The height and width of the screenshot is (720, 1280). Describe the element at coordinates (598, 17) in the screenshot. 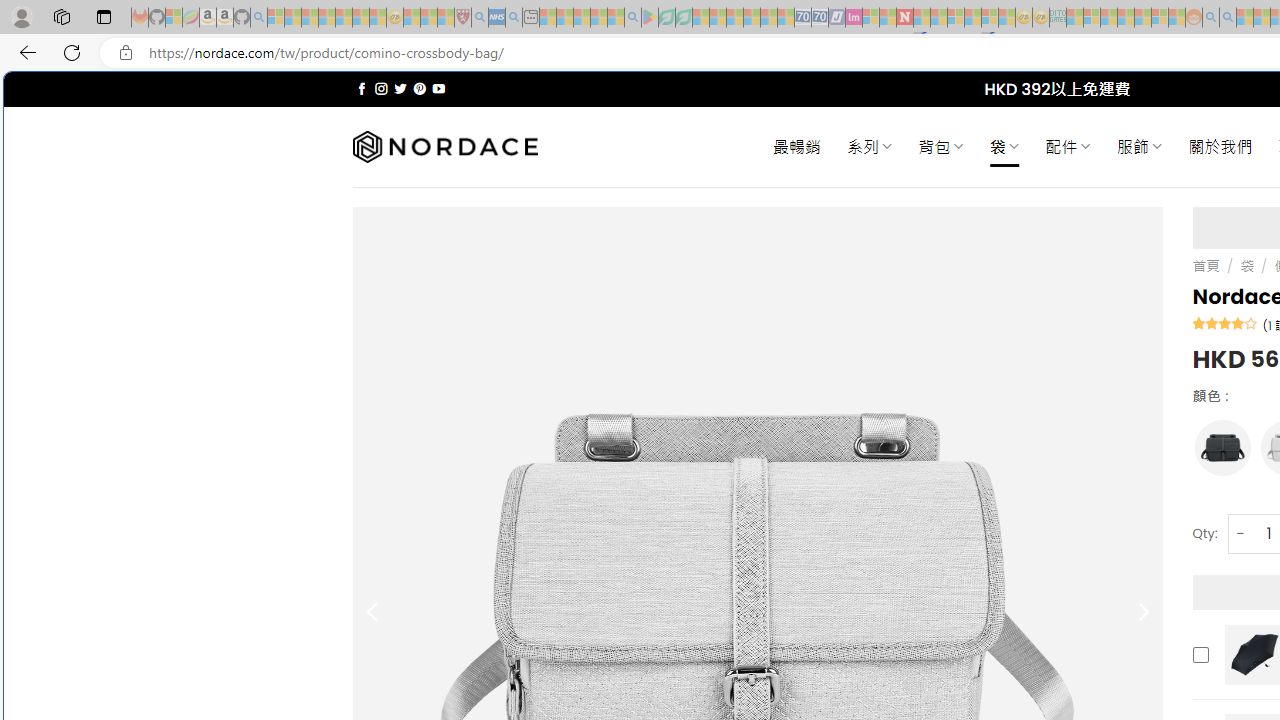

I see `'Pets - MSN - Sleeping'` at that location.